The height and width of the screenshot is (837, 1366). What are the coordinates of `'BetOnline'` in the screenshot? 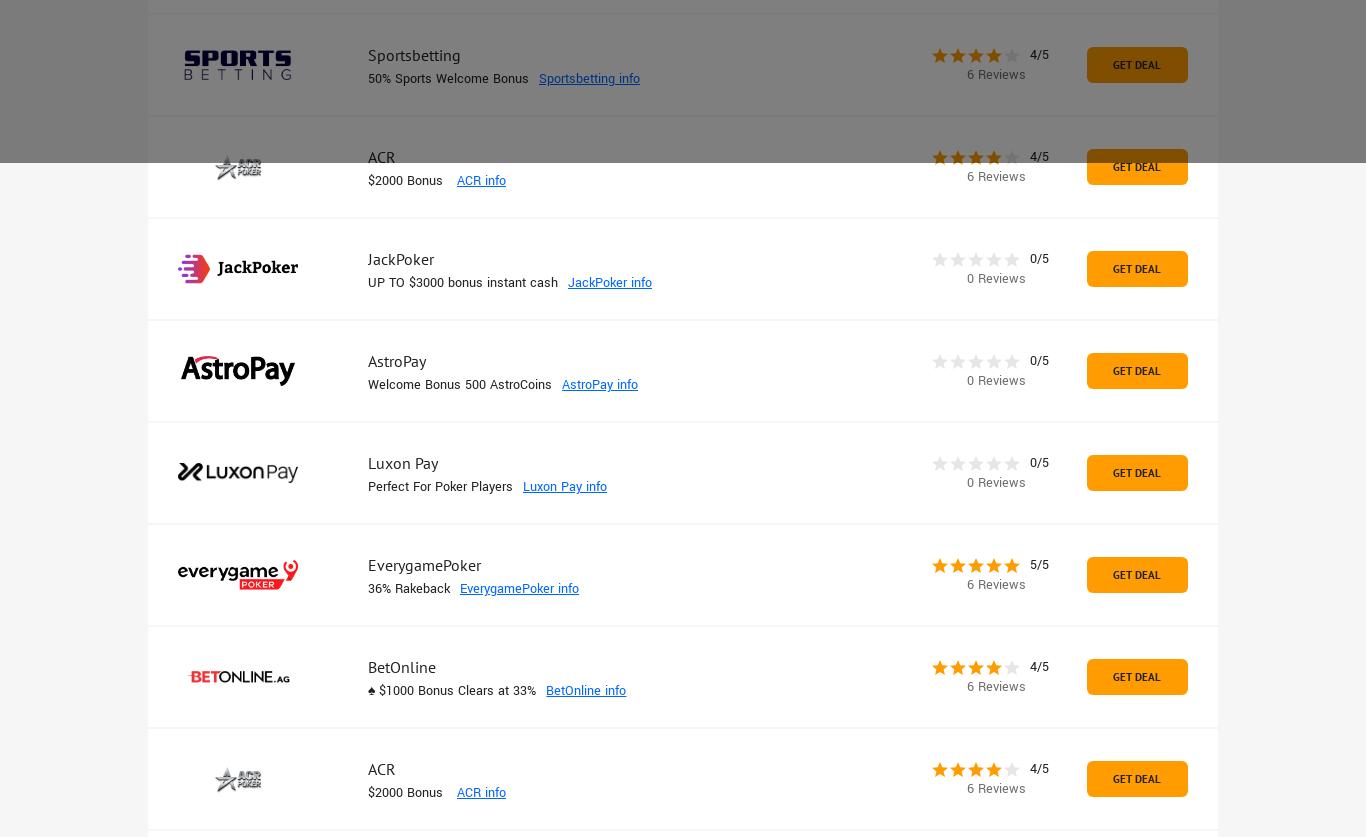 It's located at (401, 667).